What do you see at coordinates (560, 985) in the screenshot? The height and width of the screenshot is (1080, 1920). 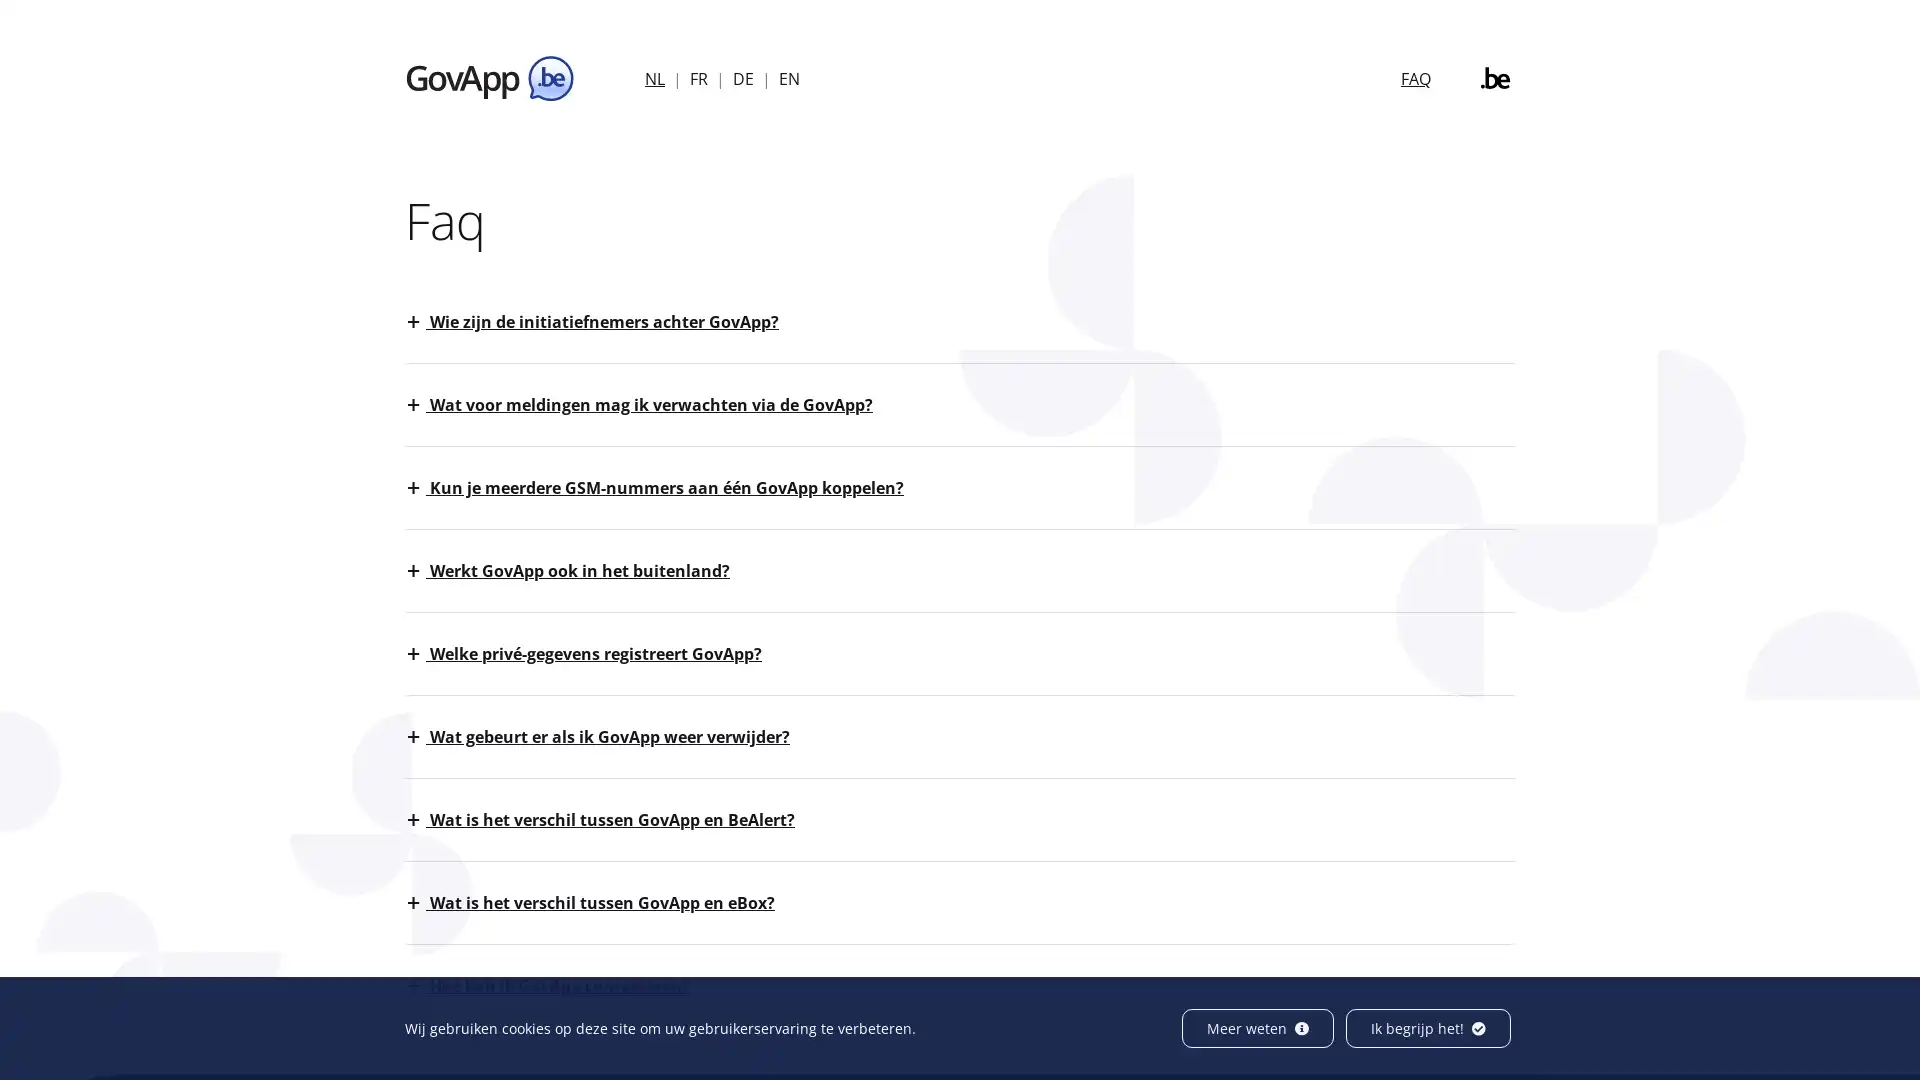 I see `+ Hoe kan ik GovApp contacteren?` at bounding box center [560, 985].